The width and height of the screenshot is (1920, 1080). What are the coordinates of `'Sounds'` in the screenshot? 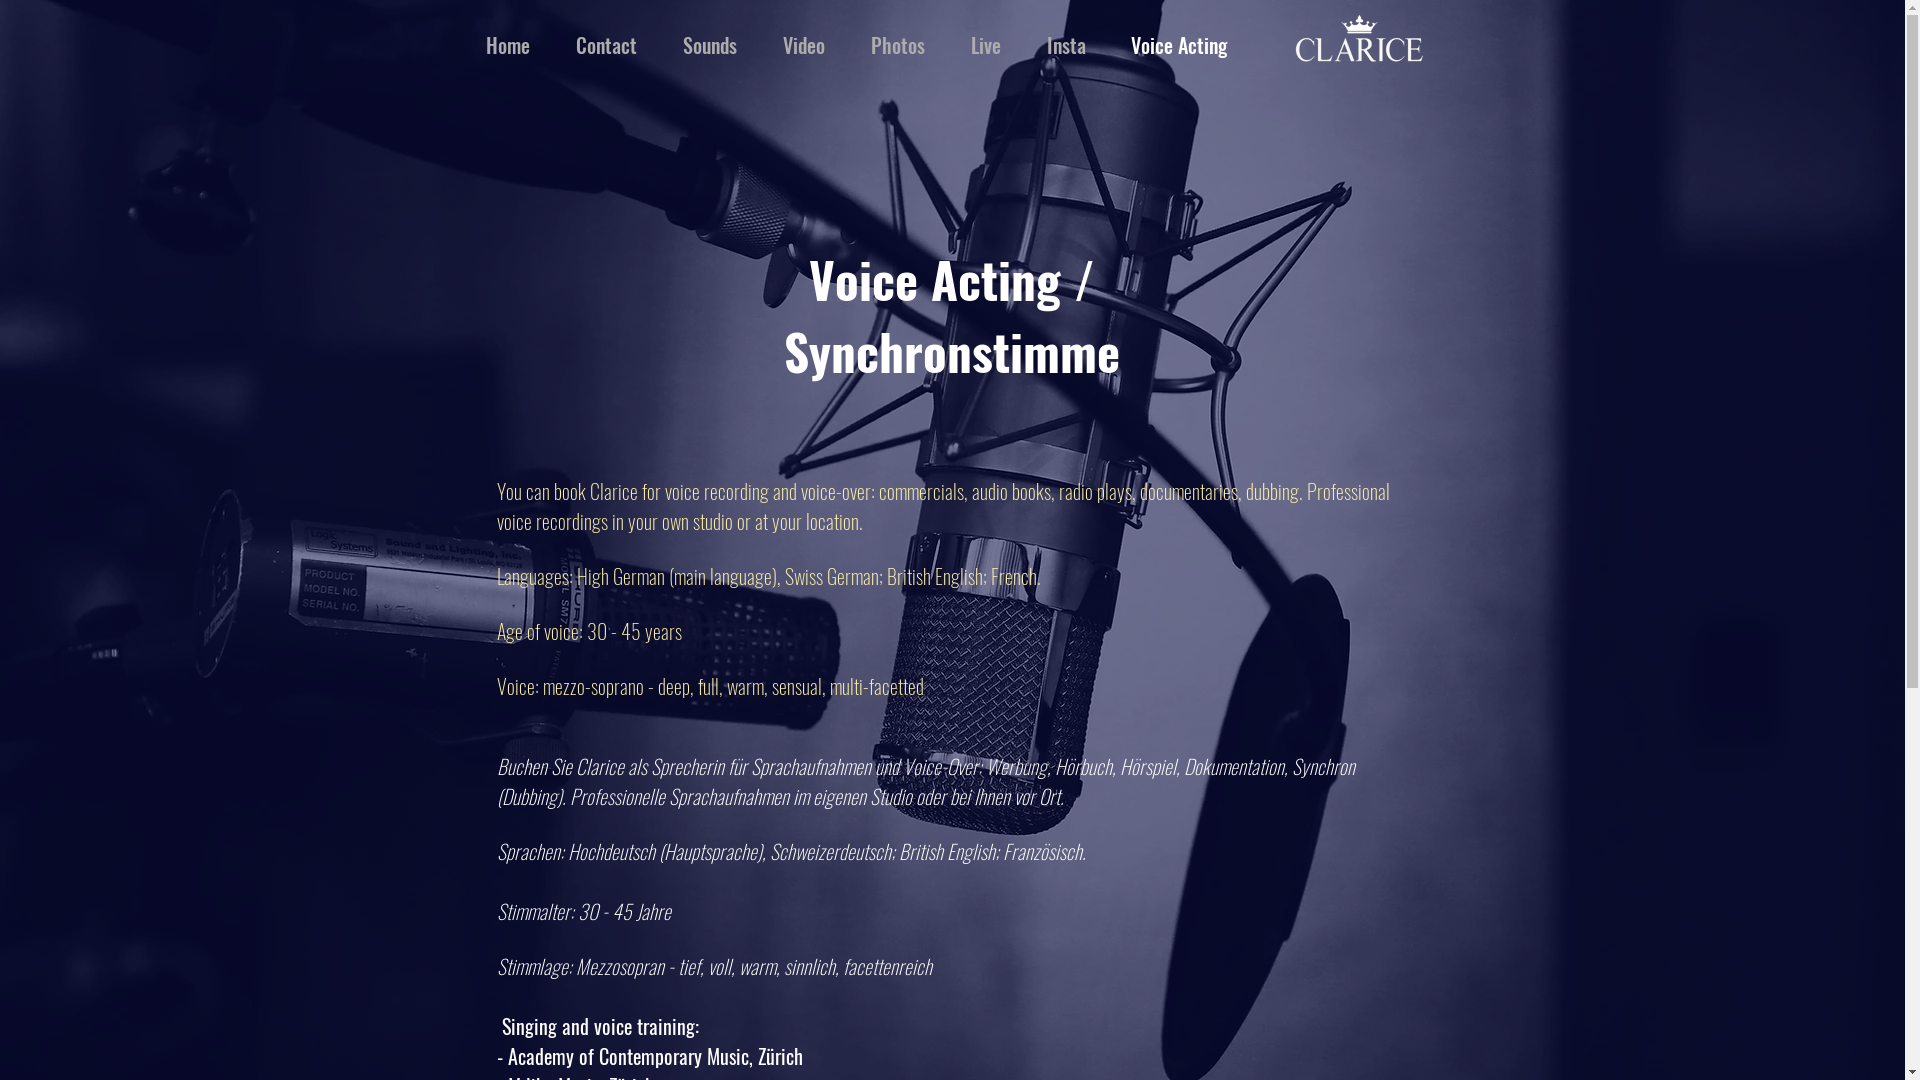 It's located at (710, 45).